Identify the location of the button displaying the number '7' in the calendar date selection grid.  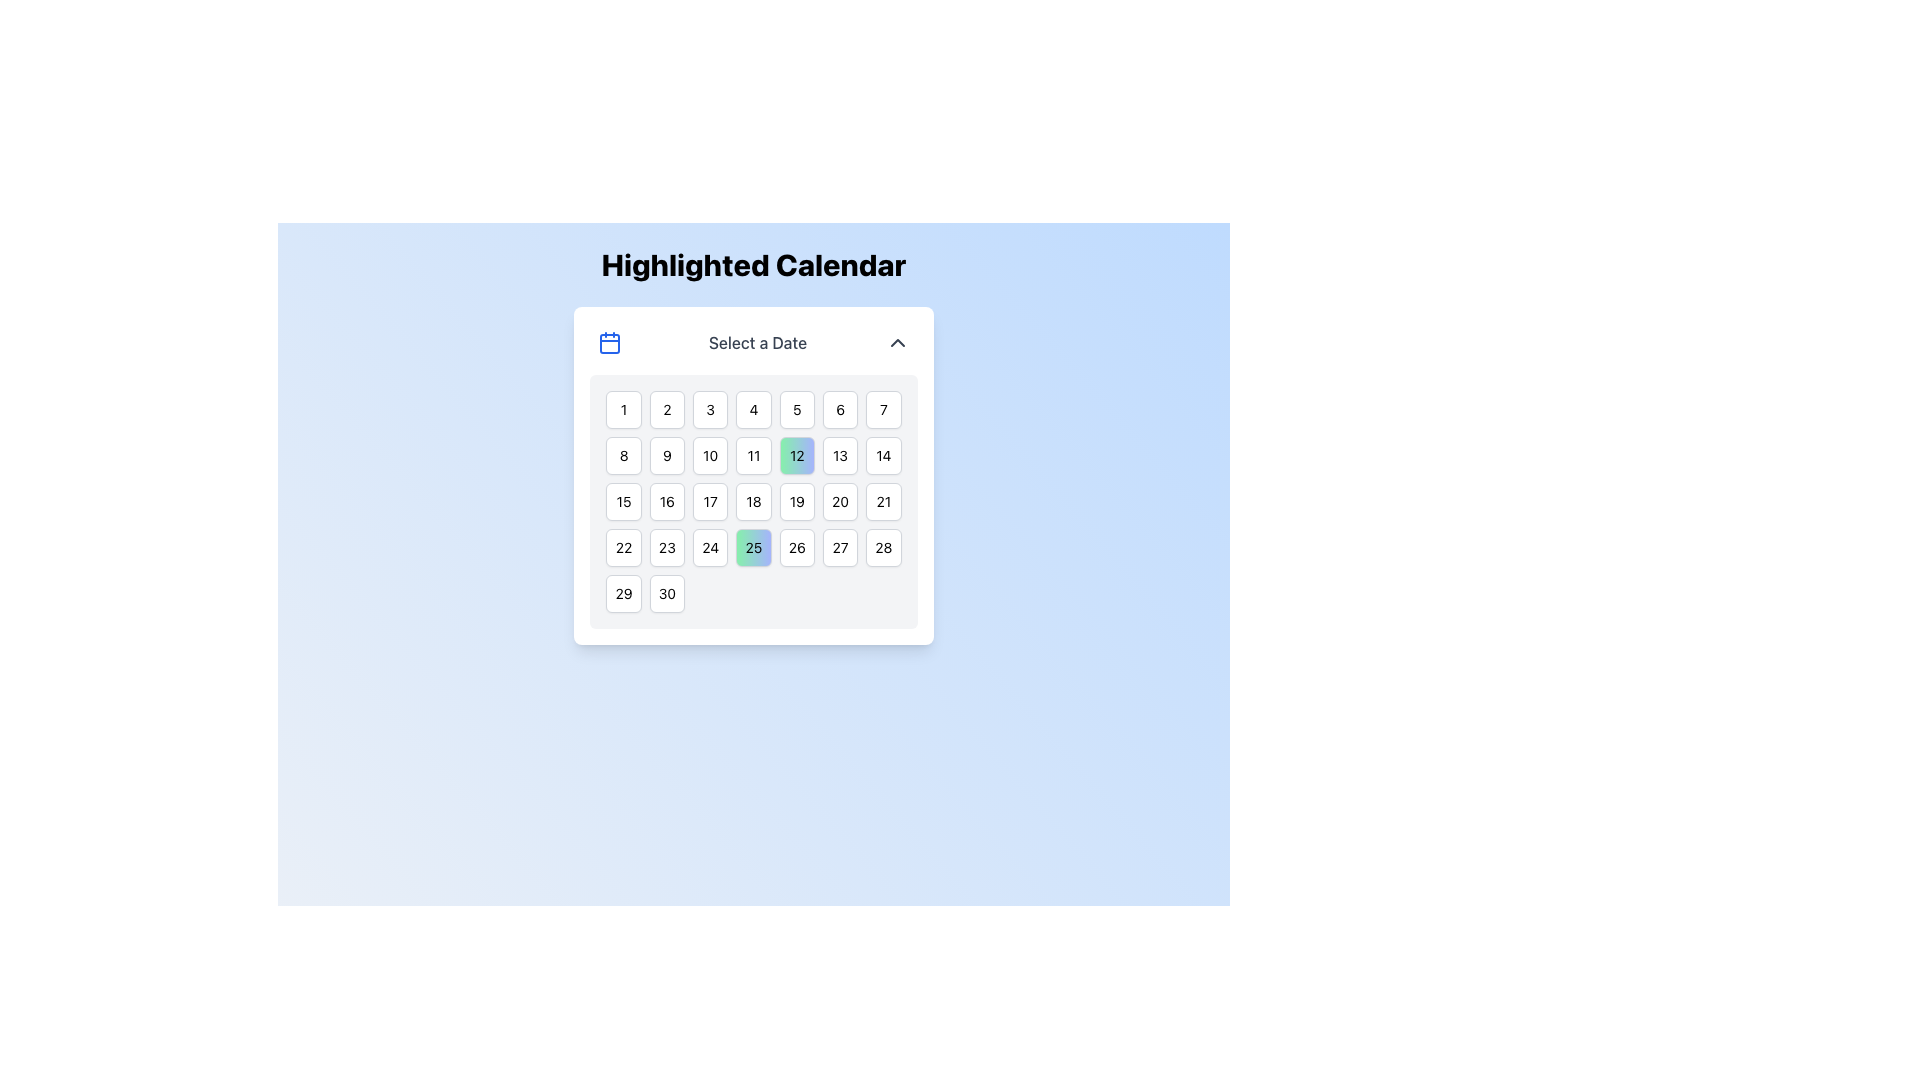
(882, 408).